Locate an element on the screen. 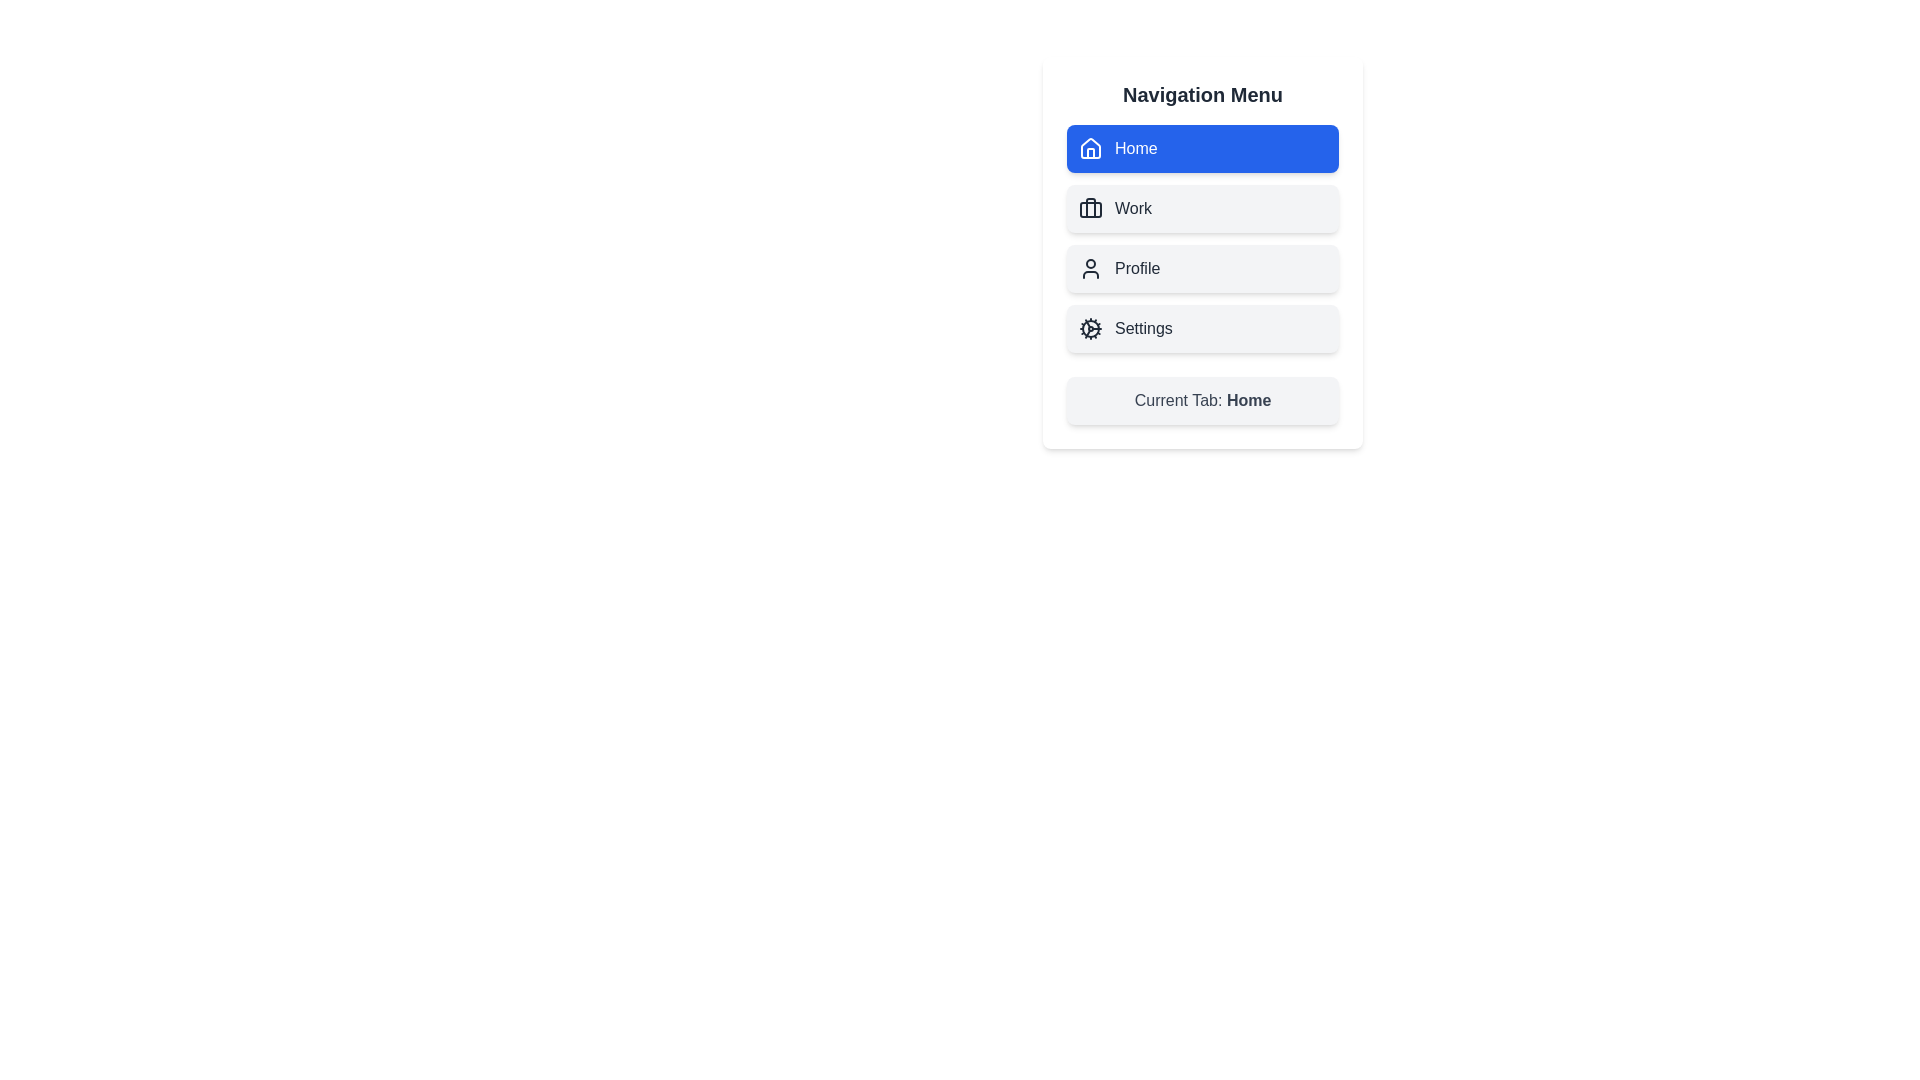 The width and height of the screenshot is (1920, 1080). the Settings tab to activate it is located at coordinates (1202, 327).